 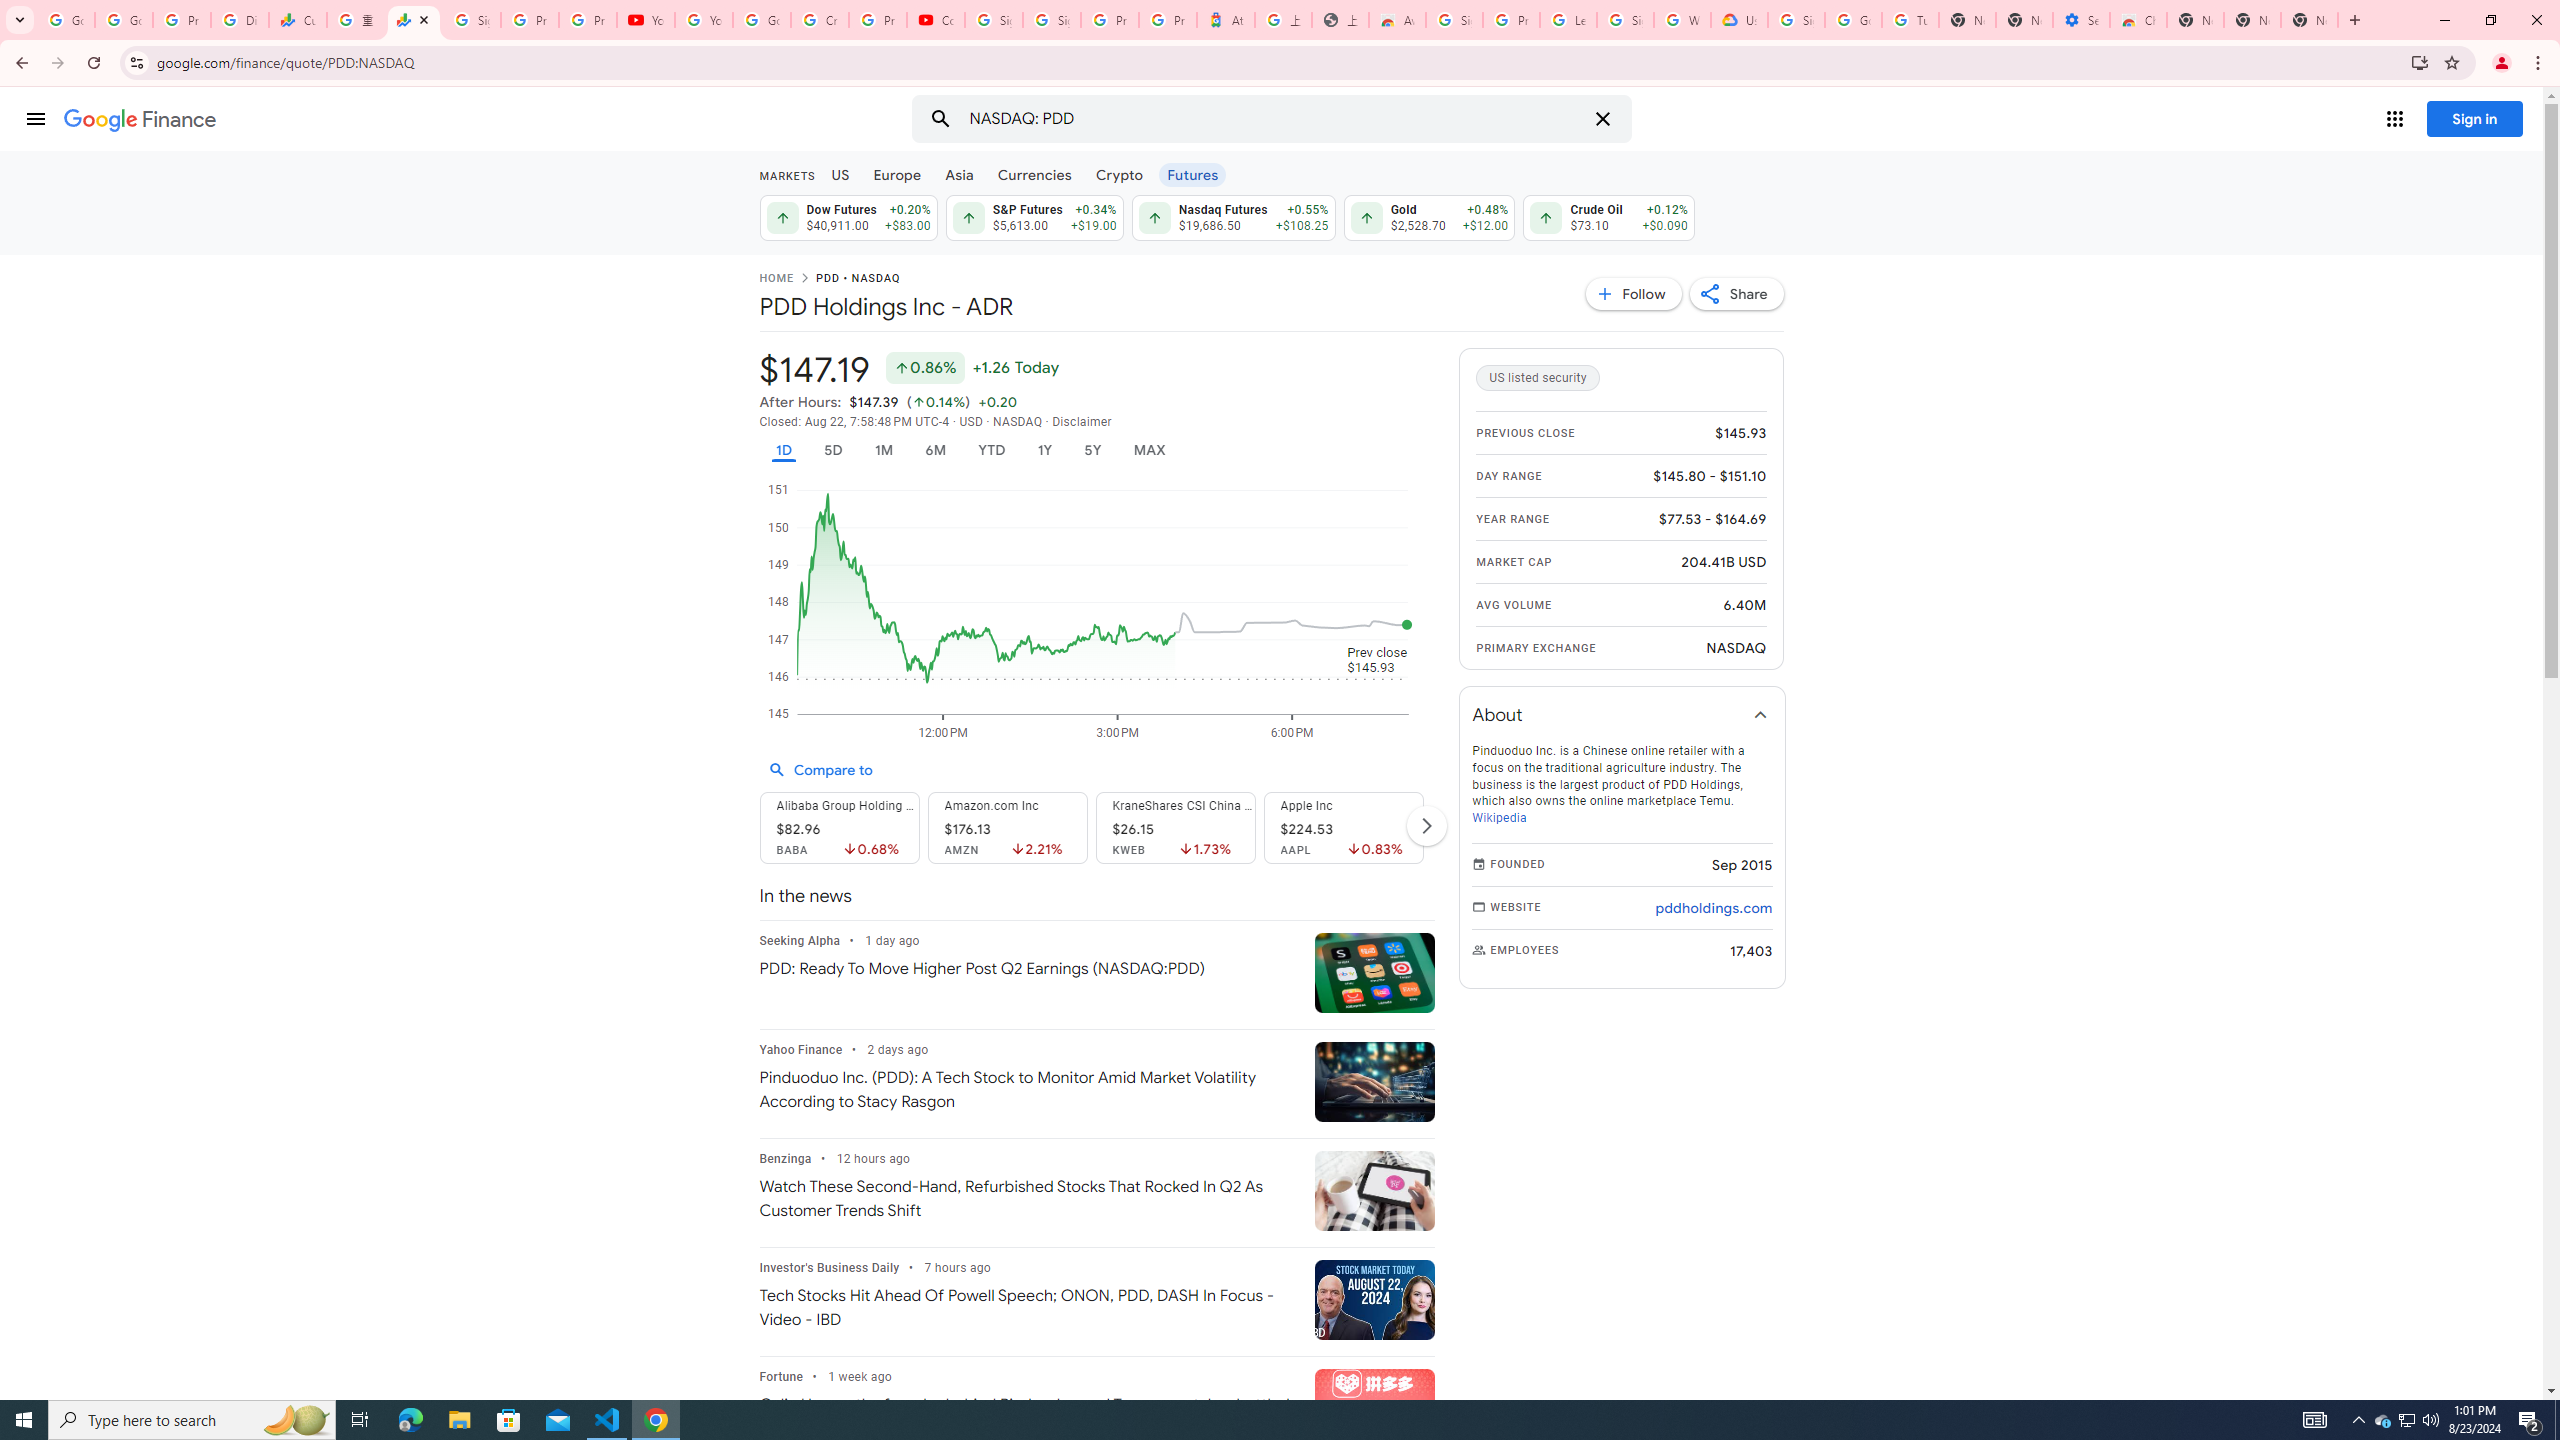 I want to click on 'Sign in - Google Accounts', so click(x=992, y=19).